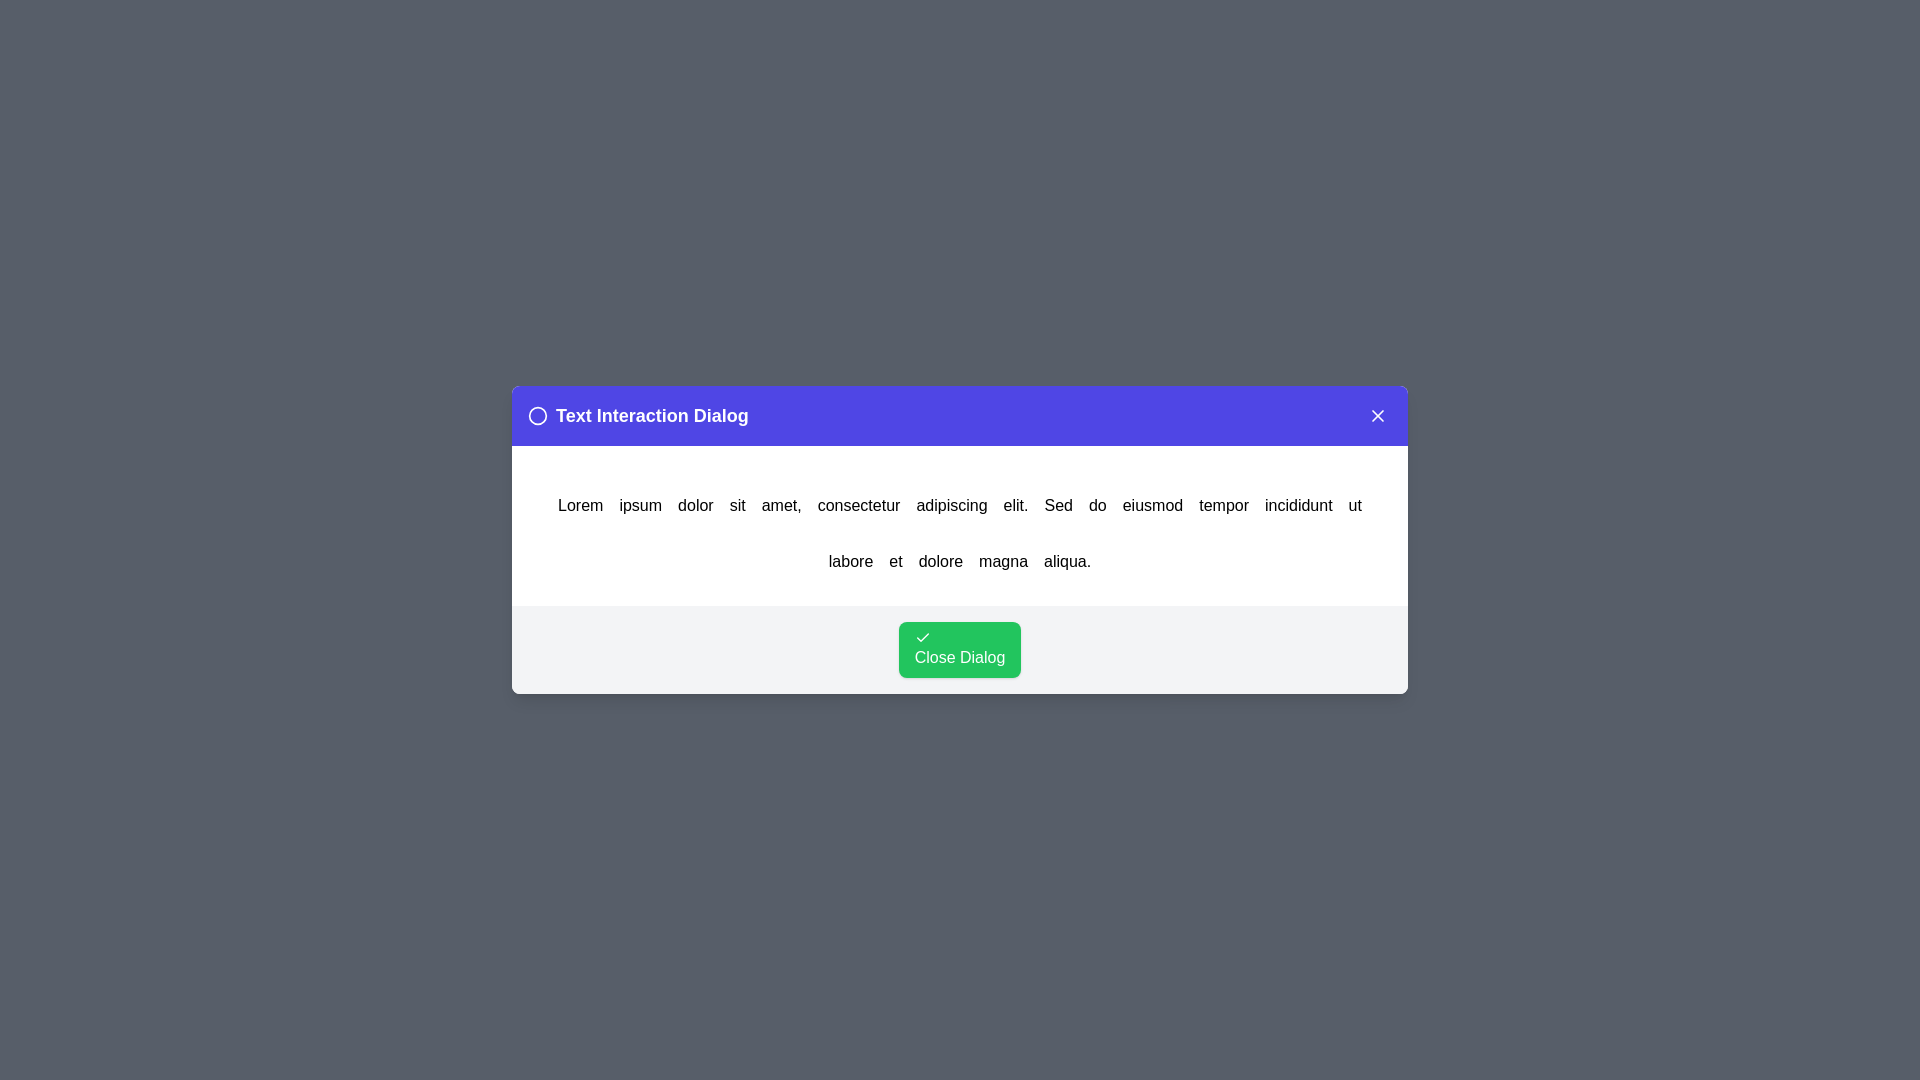 The width and height of the screenshot is (1920, 1080). Describe the element at coordinates (893, 562) in the screenshot. I see `the word et in the text to trigger an alert displaying the clicked word` at that location.